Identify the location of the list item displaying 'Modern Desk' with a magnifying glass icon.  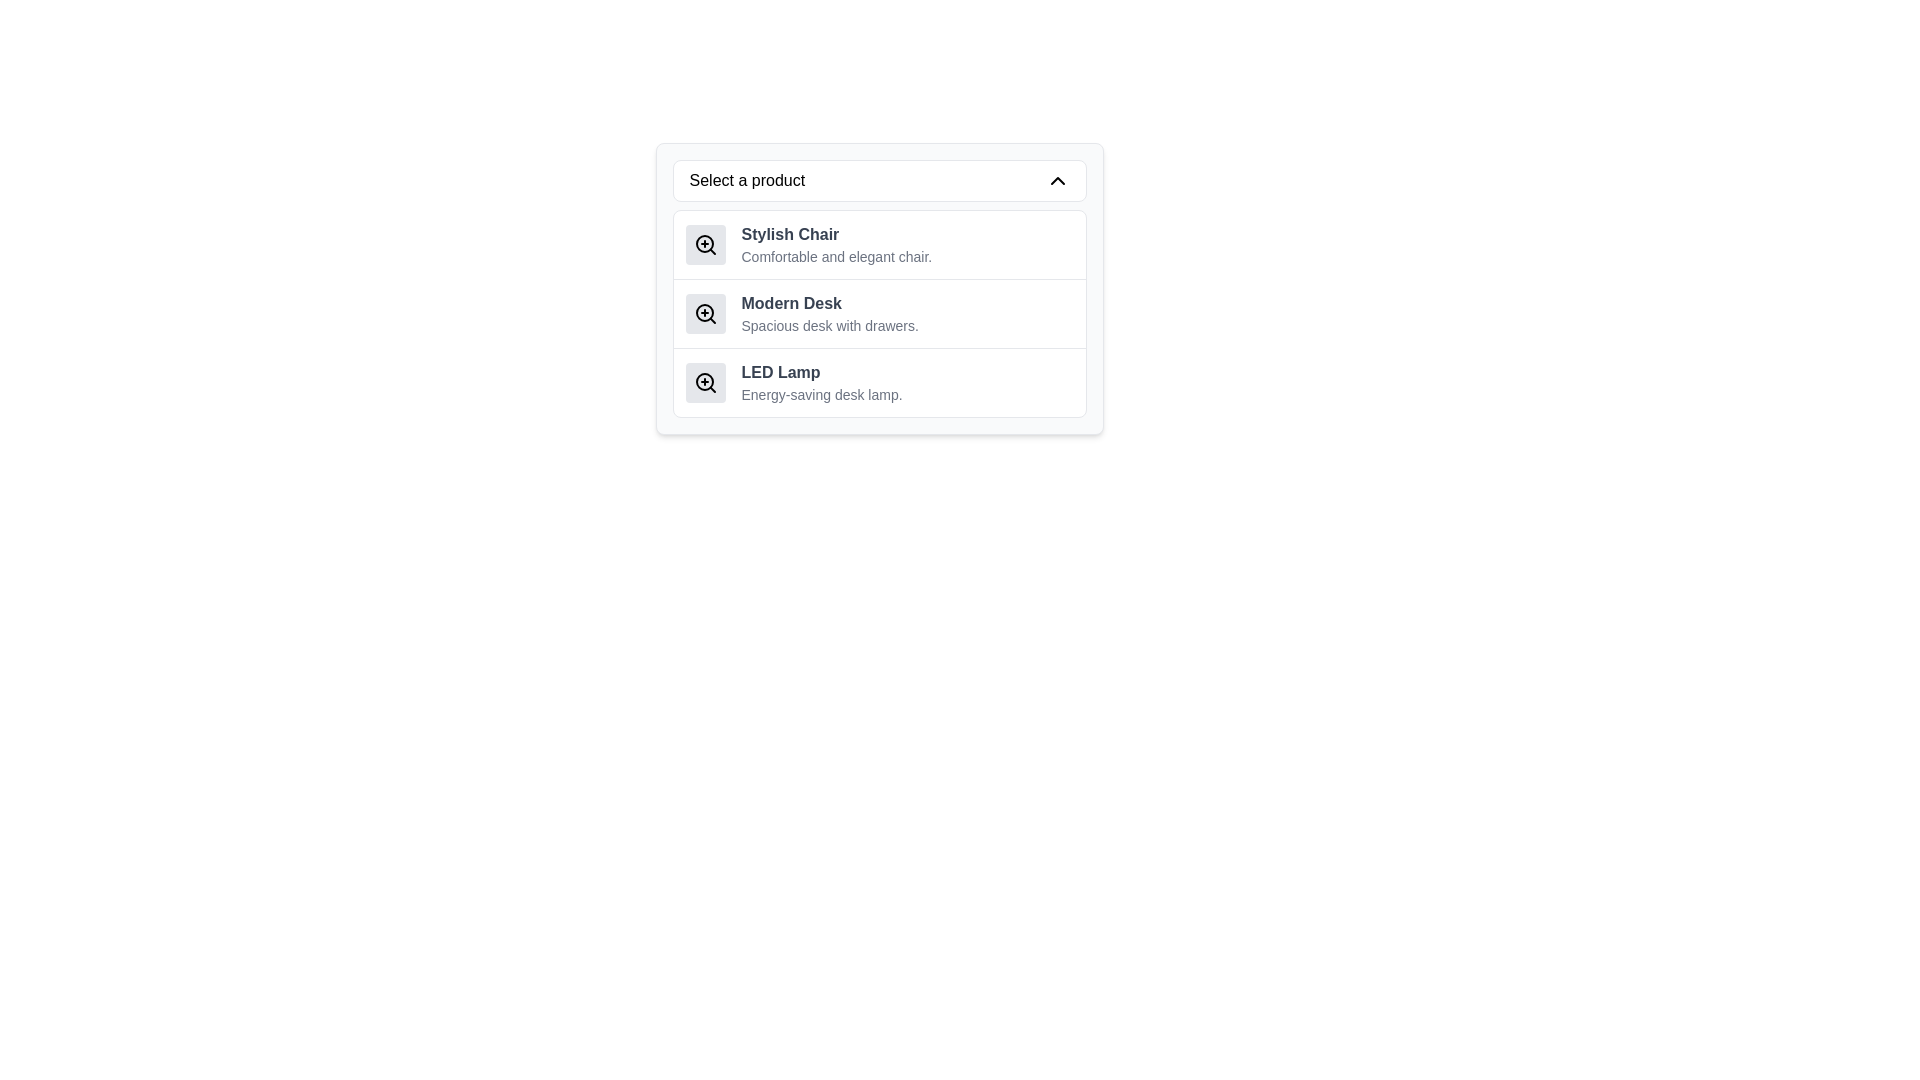
(879, 313).